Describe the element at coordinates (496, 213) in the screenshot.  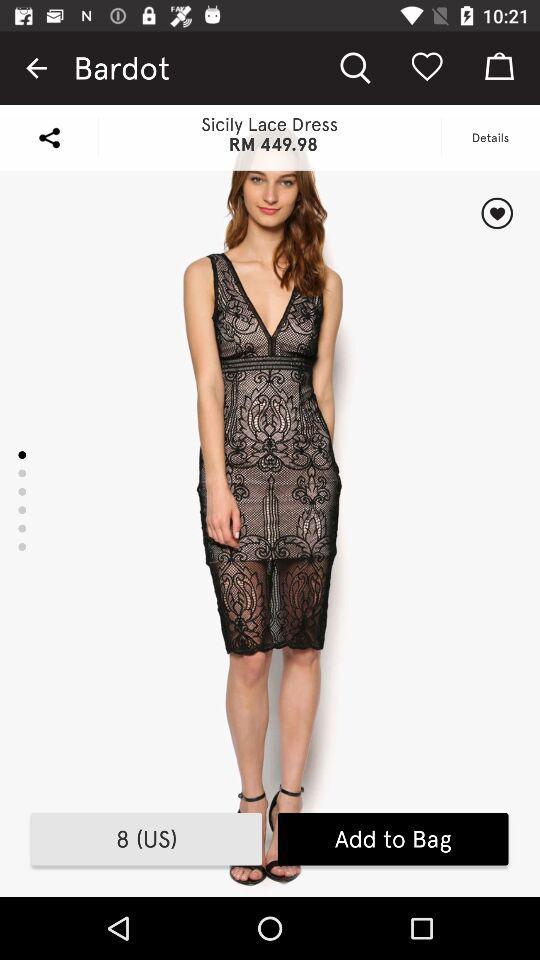
I see `the favorite icon` at that location.